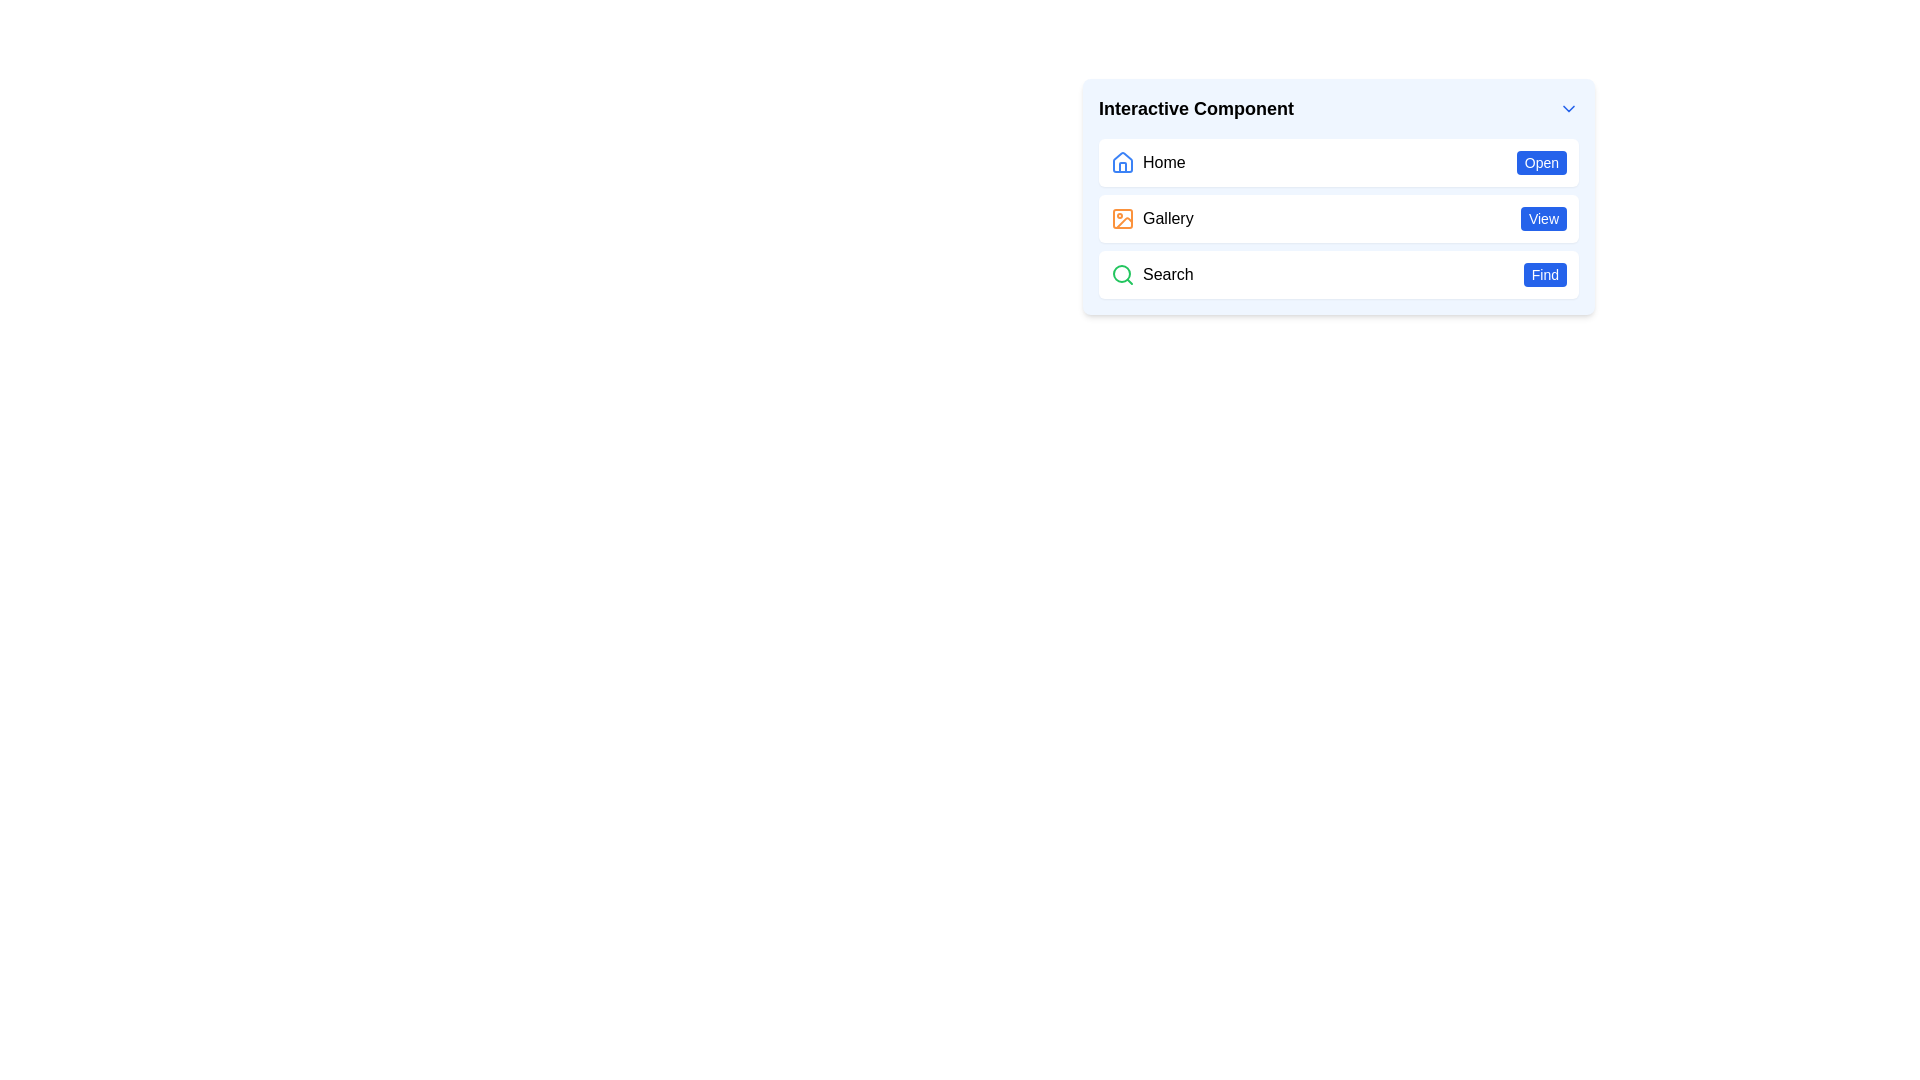 Image resolution: width=1920 pixels, height=1080 pixels. Describe the element at coordinates (1123, 219) in the screenshot. I see `the orange-colored icon resembling an image symbol, which is located in the 'Gallery' row, positioned to the far left before the text 'Gallery'` at that location.